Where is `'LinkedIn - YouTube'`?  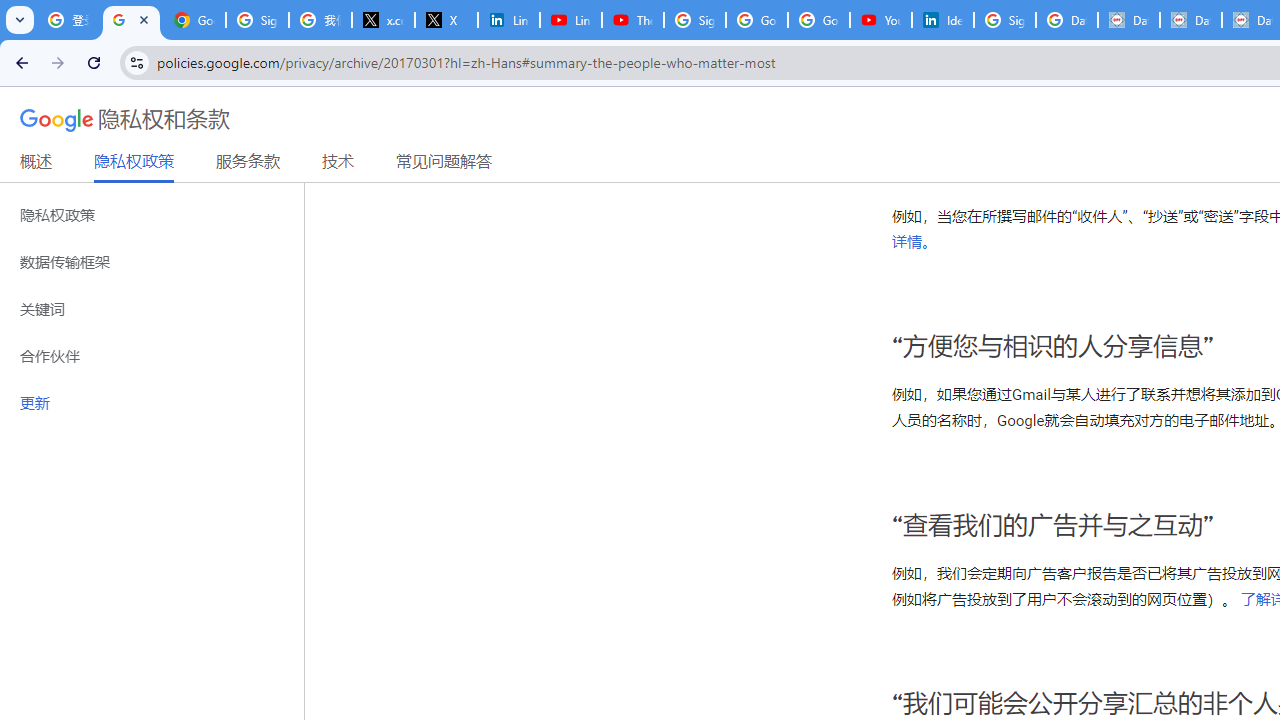 'LinkedIn - YouTube' is located at coordinates (569, 20).